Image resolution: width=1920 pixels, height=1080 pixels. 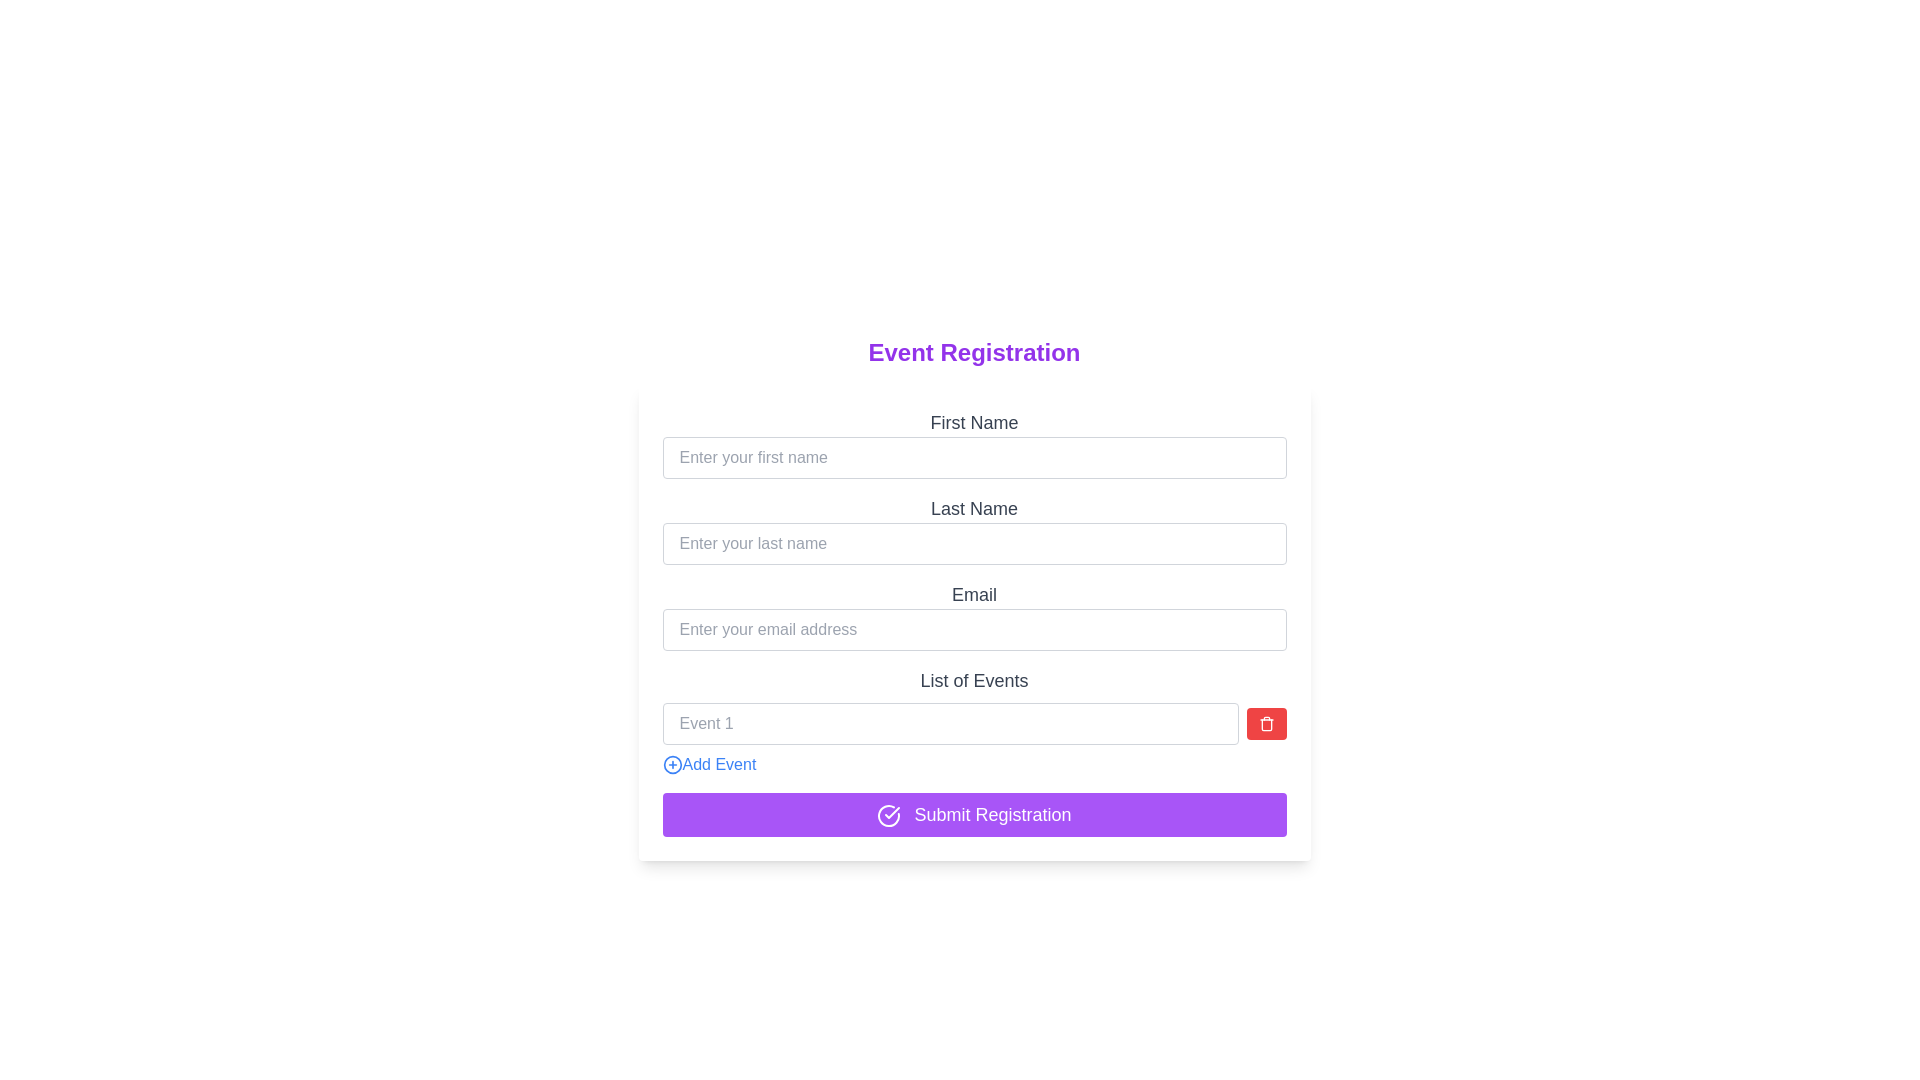 I want to click on the checkmark icon within the circular icon located at the bottom center of the displayed form, so click(x=891, y=813).